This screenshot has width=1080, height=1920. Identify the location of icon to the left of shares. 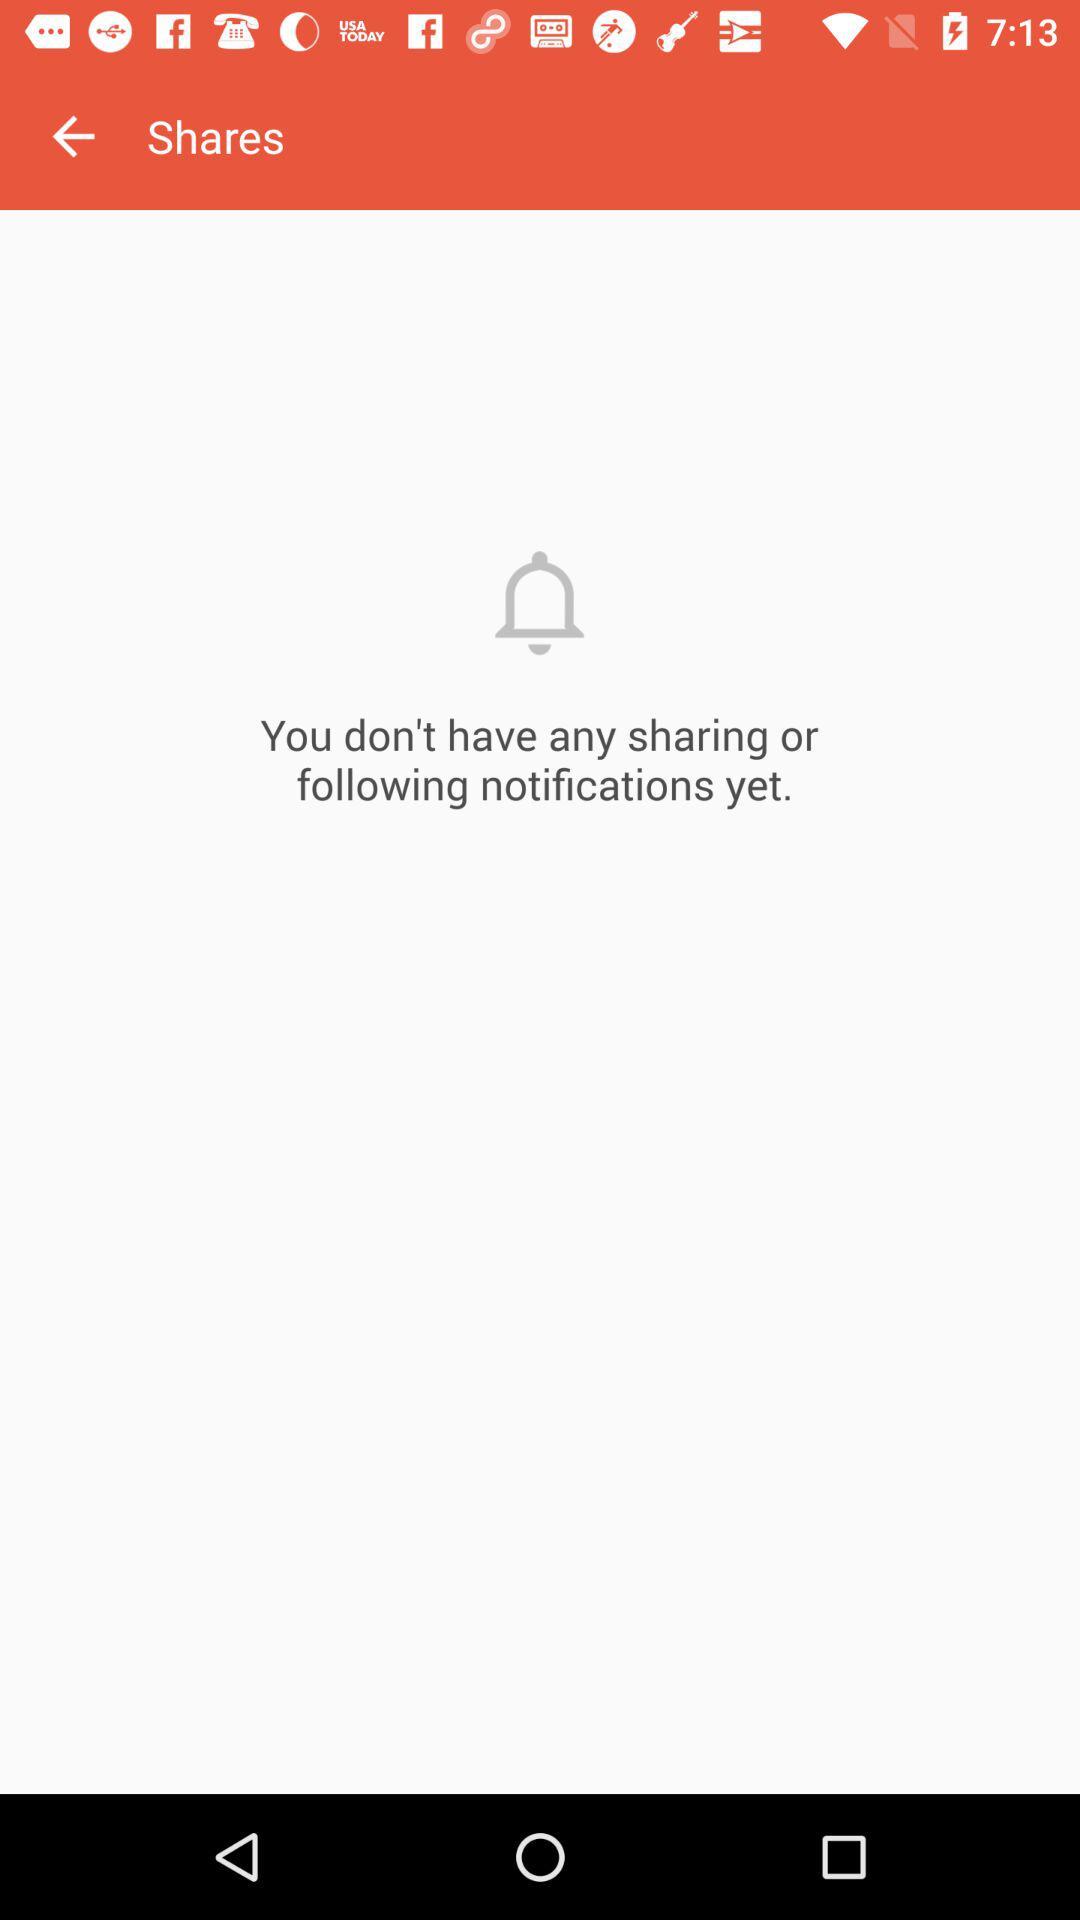
(72, 135).